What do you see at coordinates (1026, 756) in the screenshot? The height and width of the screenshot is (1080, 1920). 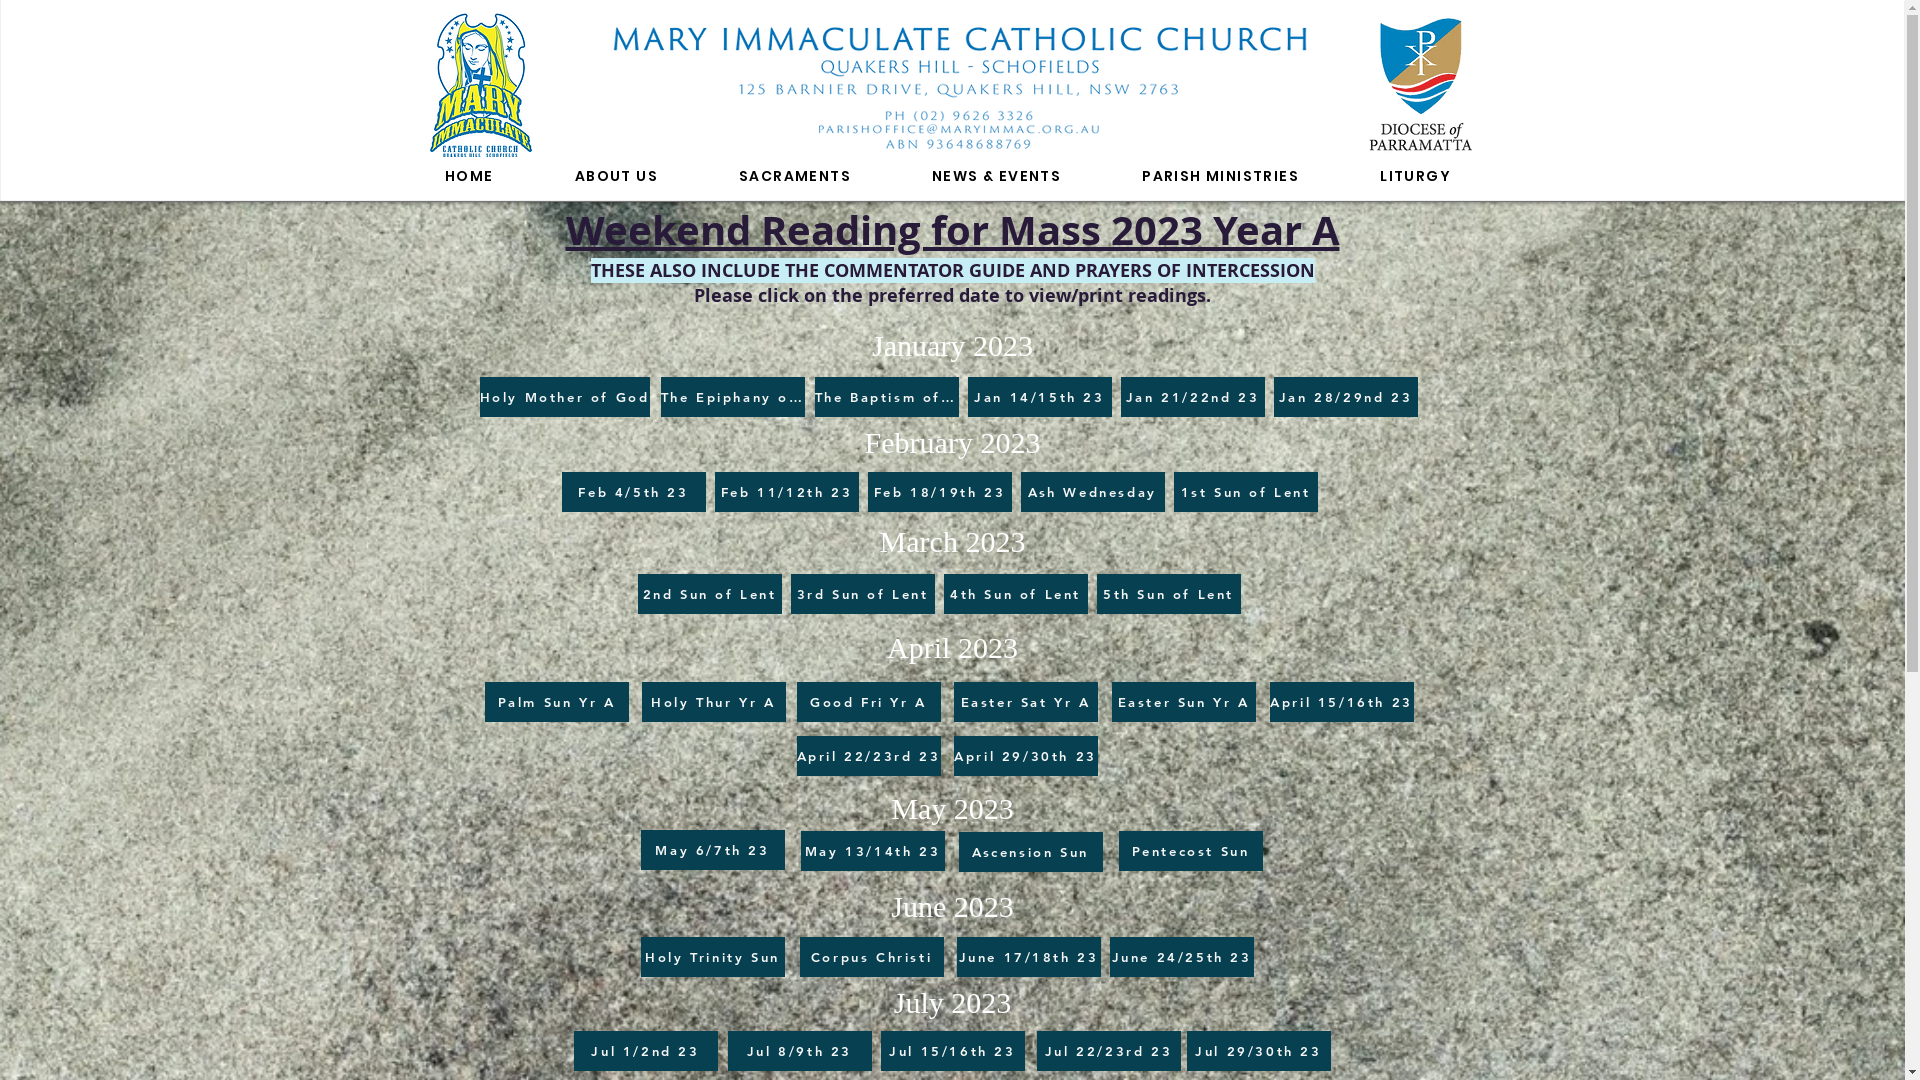 I see `'April 29/30th 23'` at bounding box center [1026, 756].